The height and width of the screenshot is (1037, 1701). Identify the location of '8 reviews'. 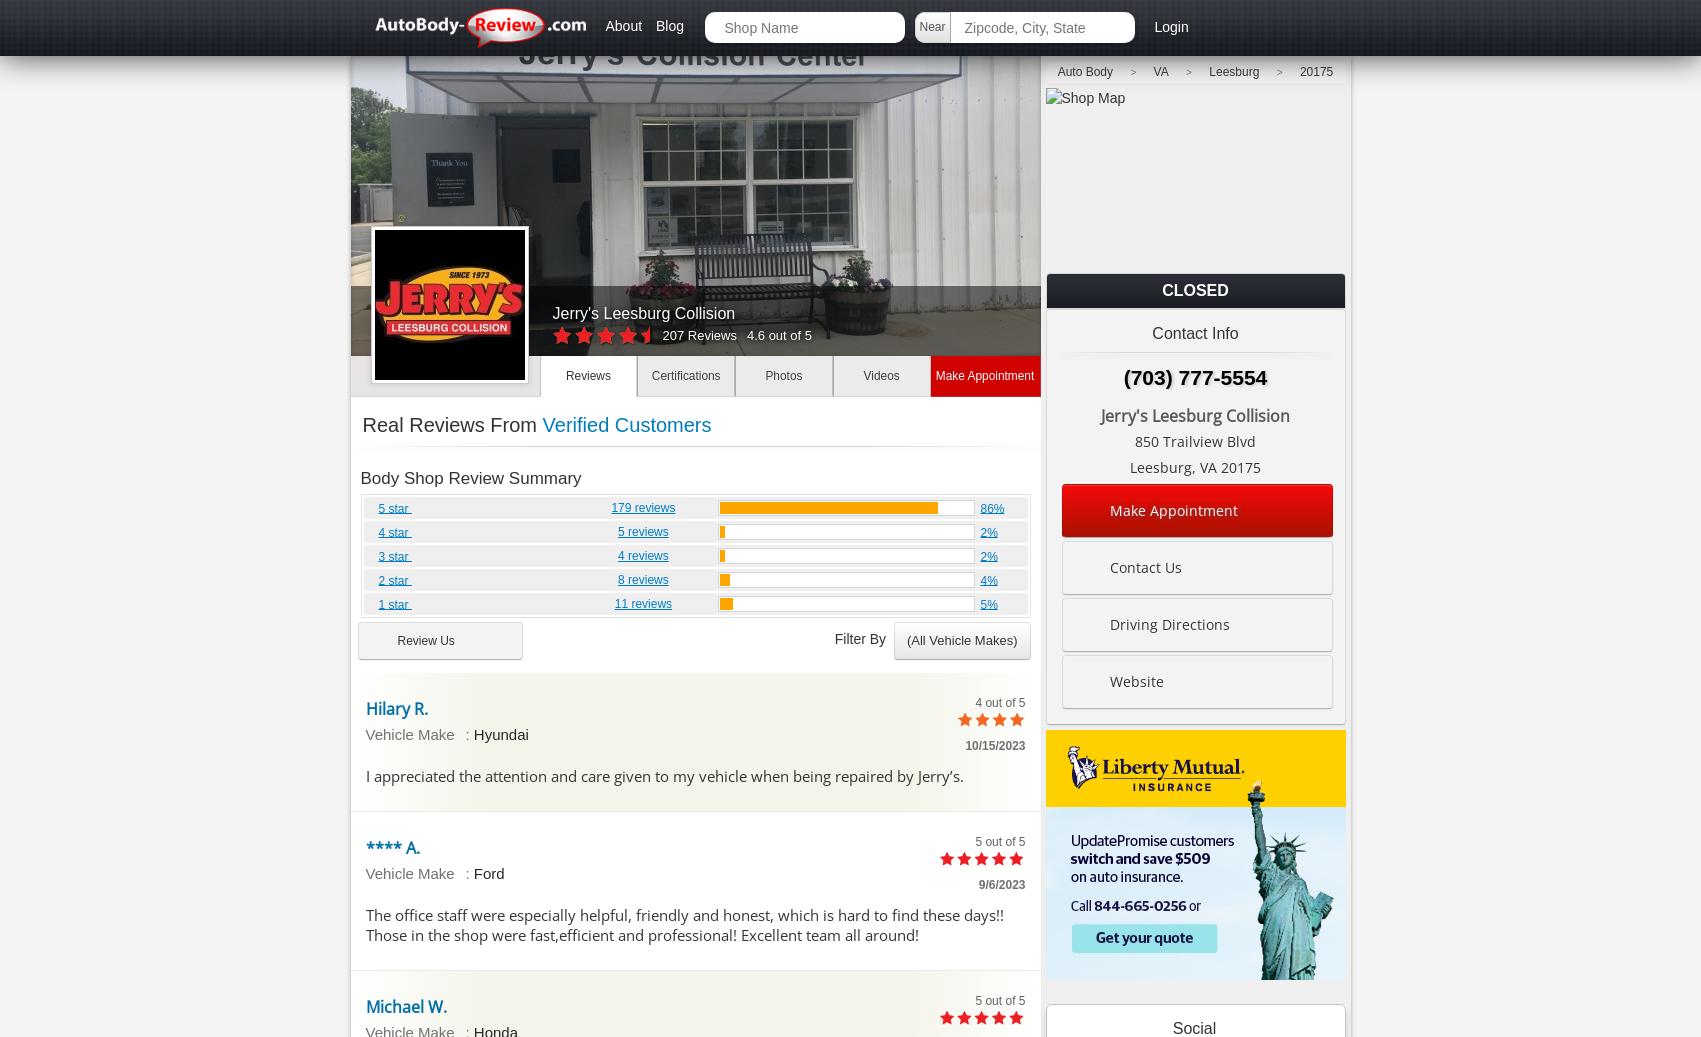
(616, 579).